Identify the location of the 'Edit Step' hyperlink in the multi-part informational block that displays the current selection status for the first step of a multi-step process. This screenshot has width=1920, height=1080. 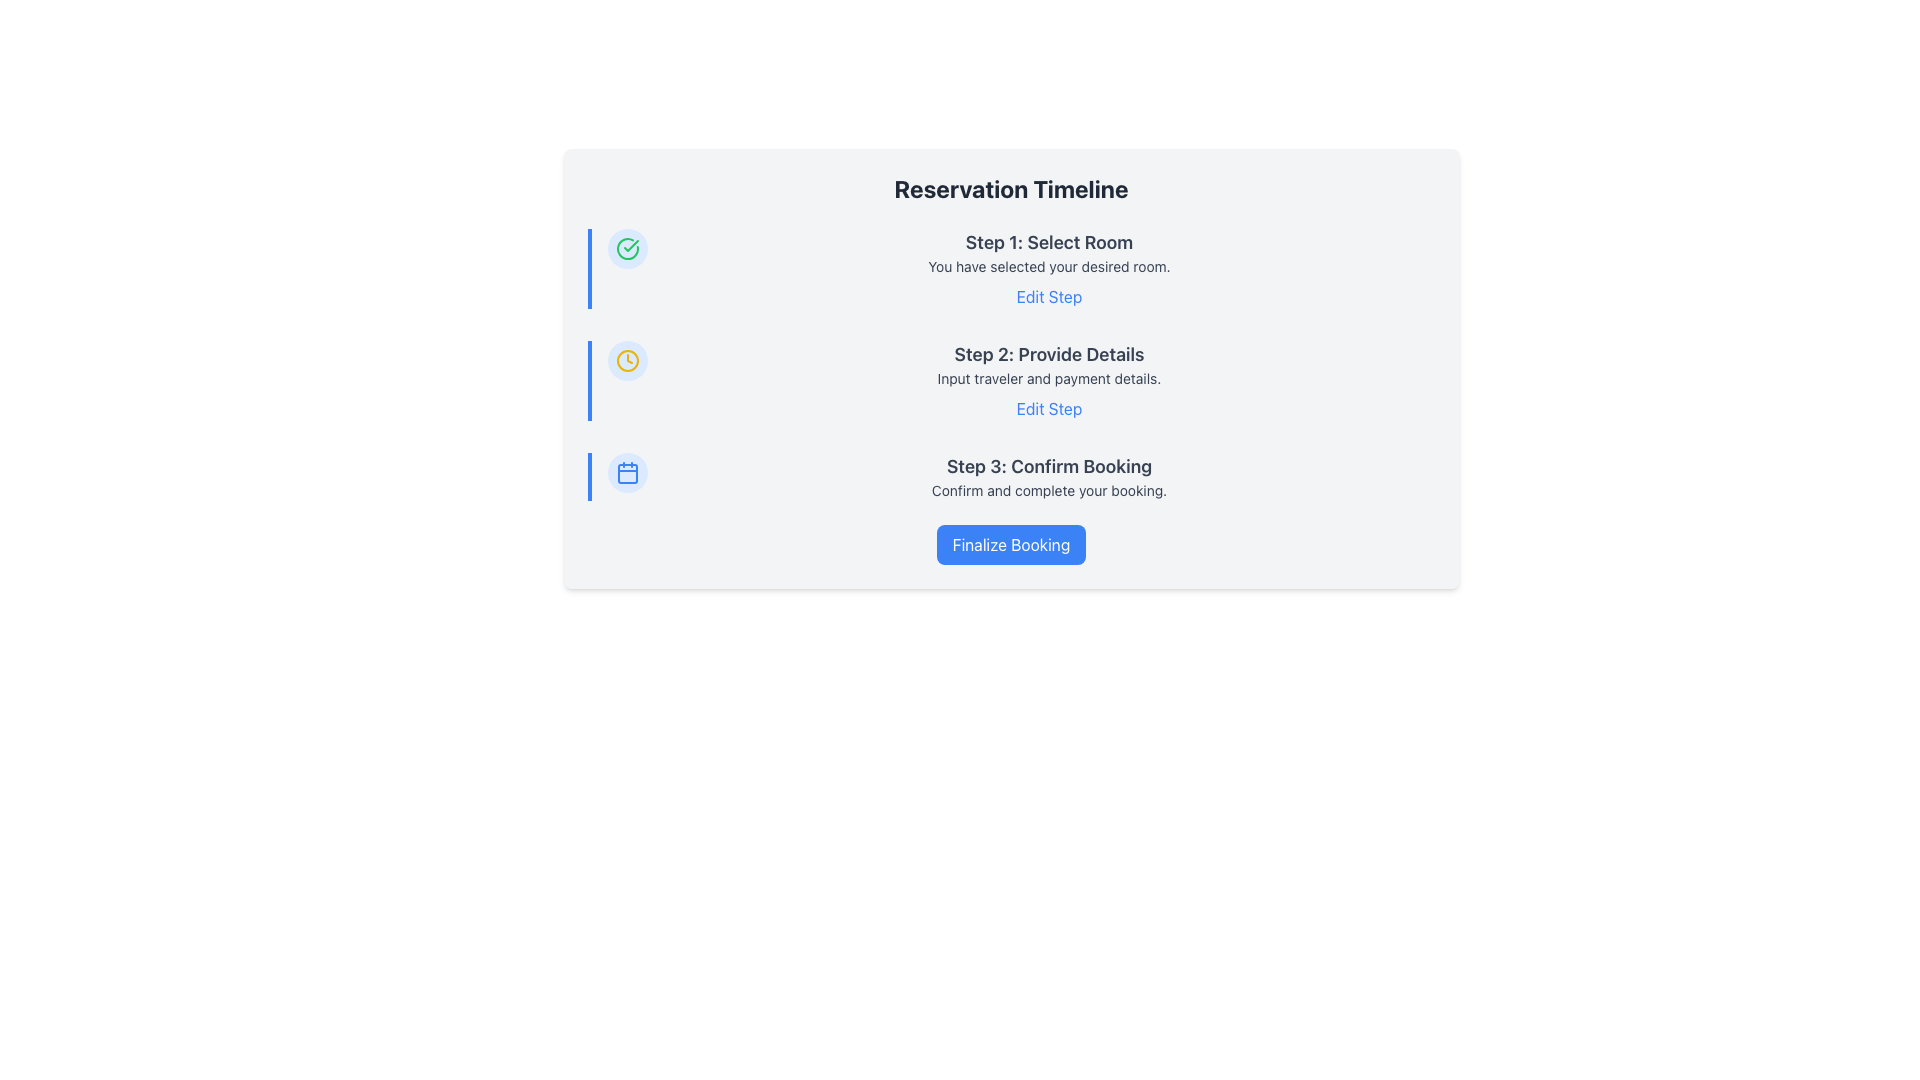
(1048, 268).